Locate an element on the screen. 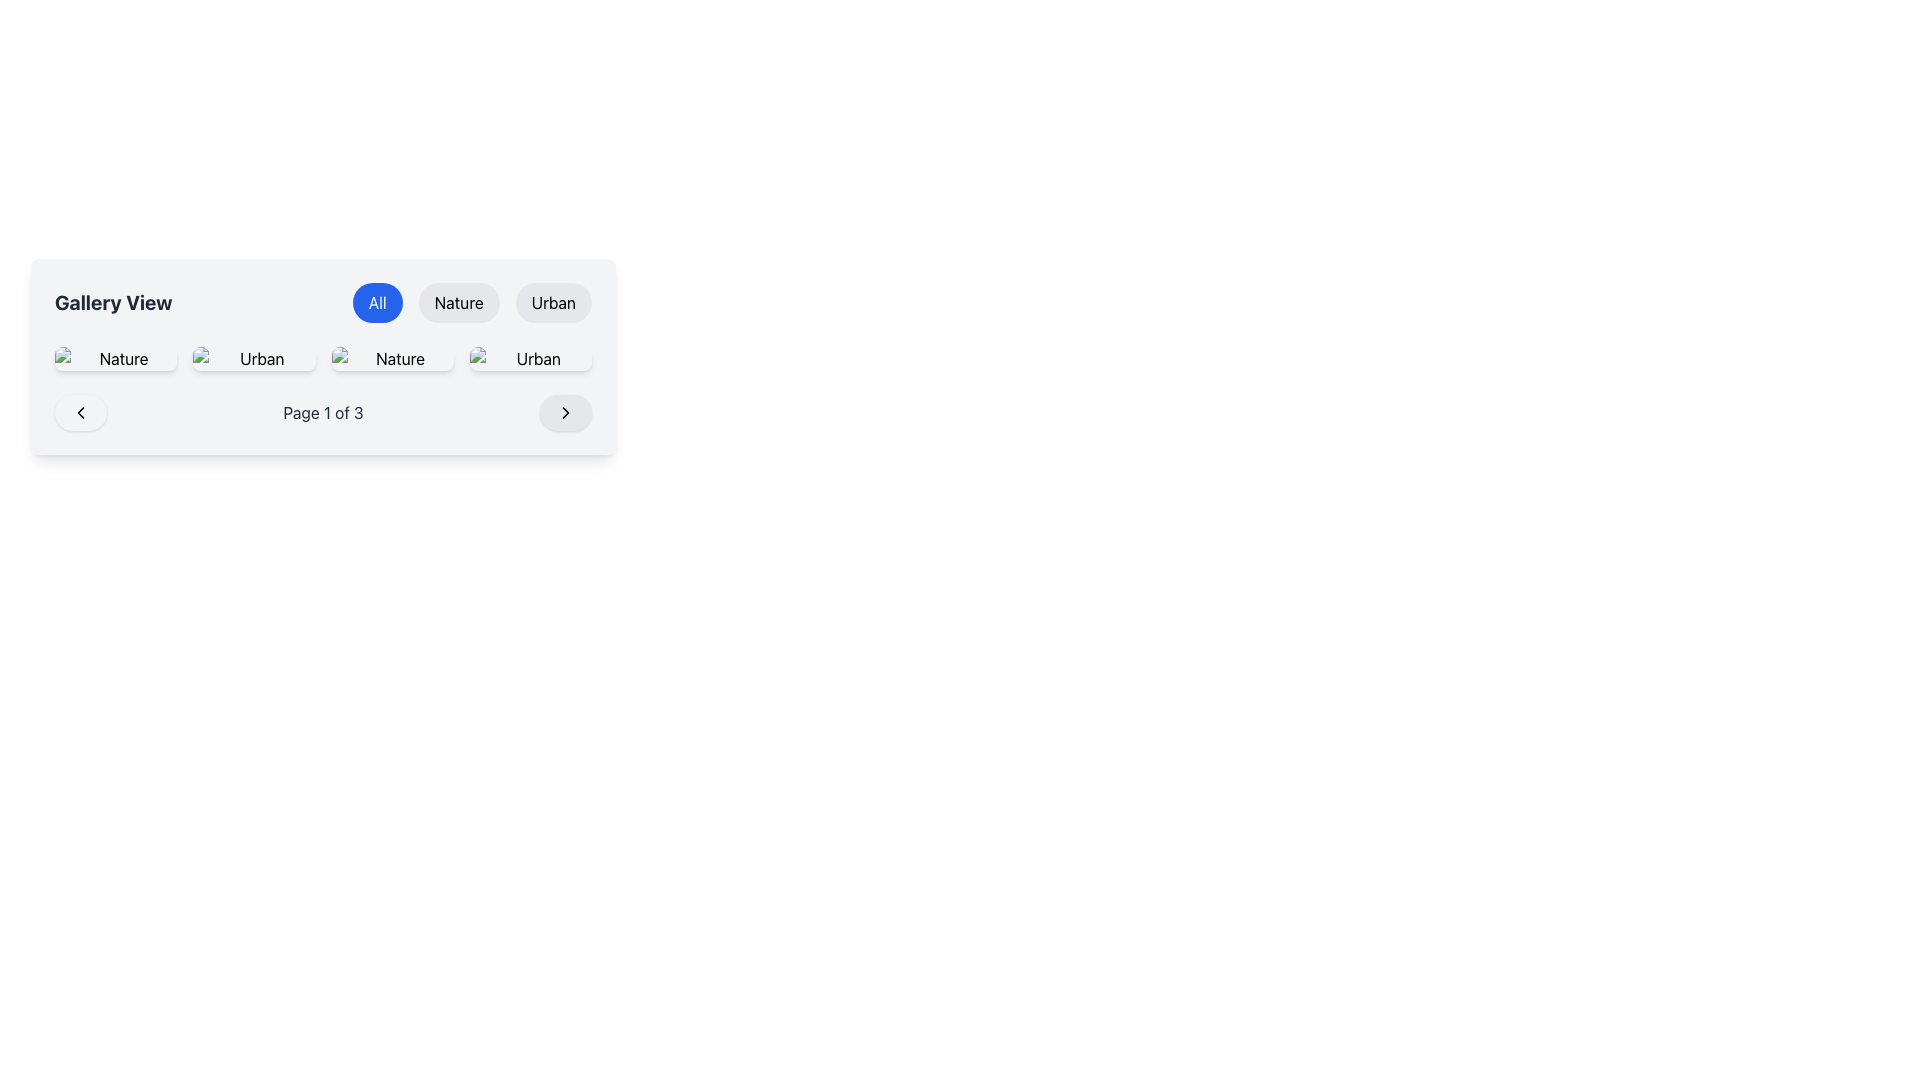  the first button labeled 'All' in the filter options to apply the filter is located at coordinates (377, 303).